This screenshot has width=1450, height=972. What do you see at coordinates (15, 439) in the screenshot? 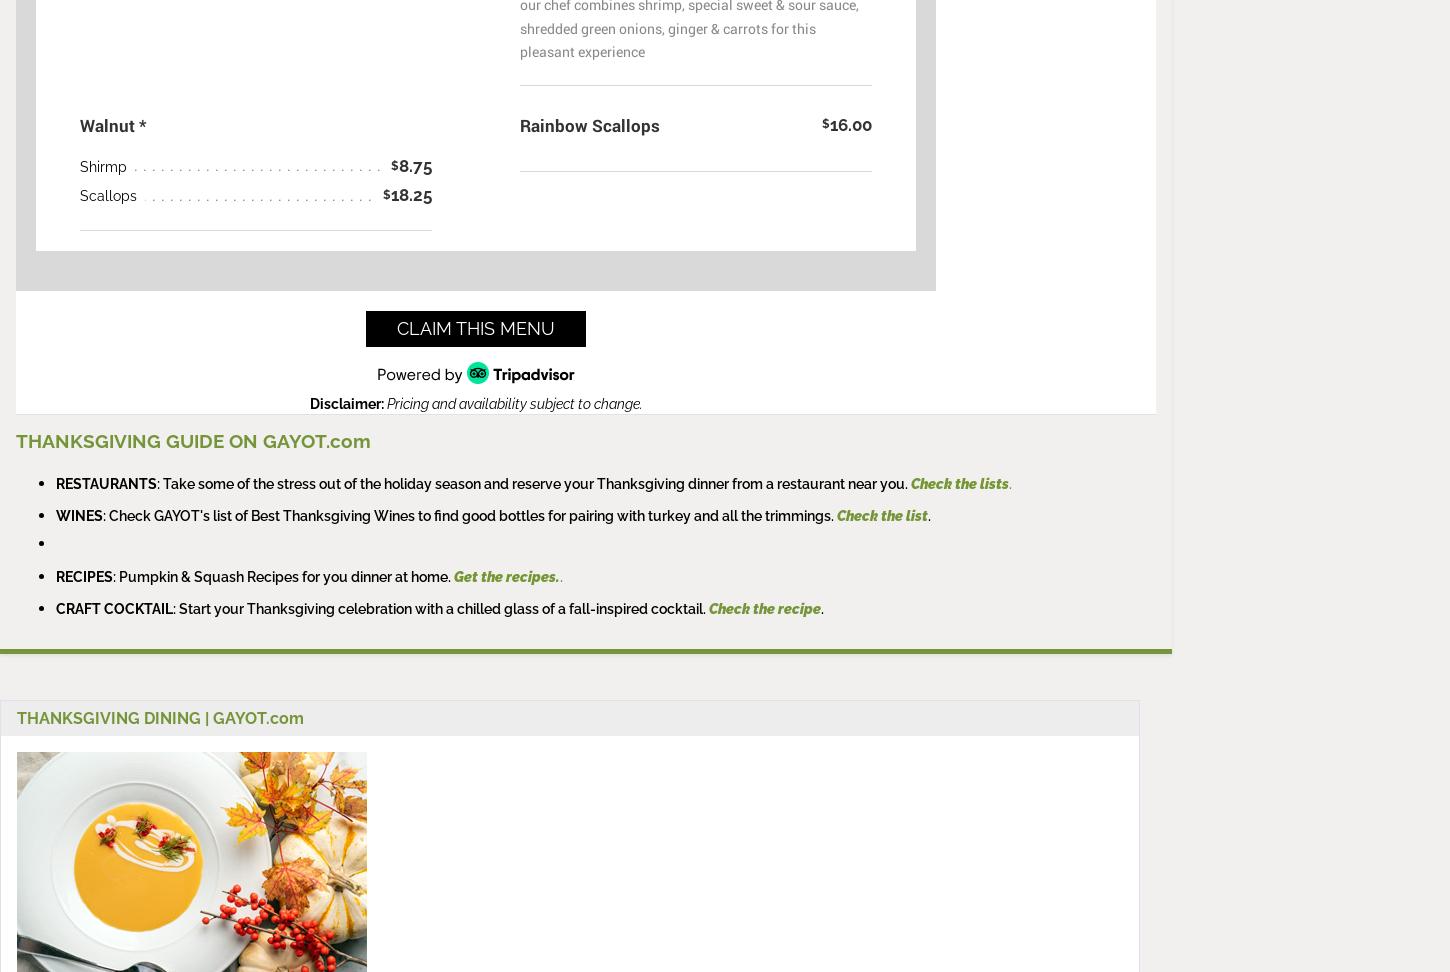
I see `'THANKSGIVING GUIDE ON GAYOT.com'` at bounding box center [15, 439].